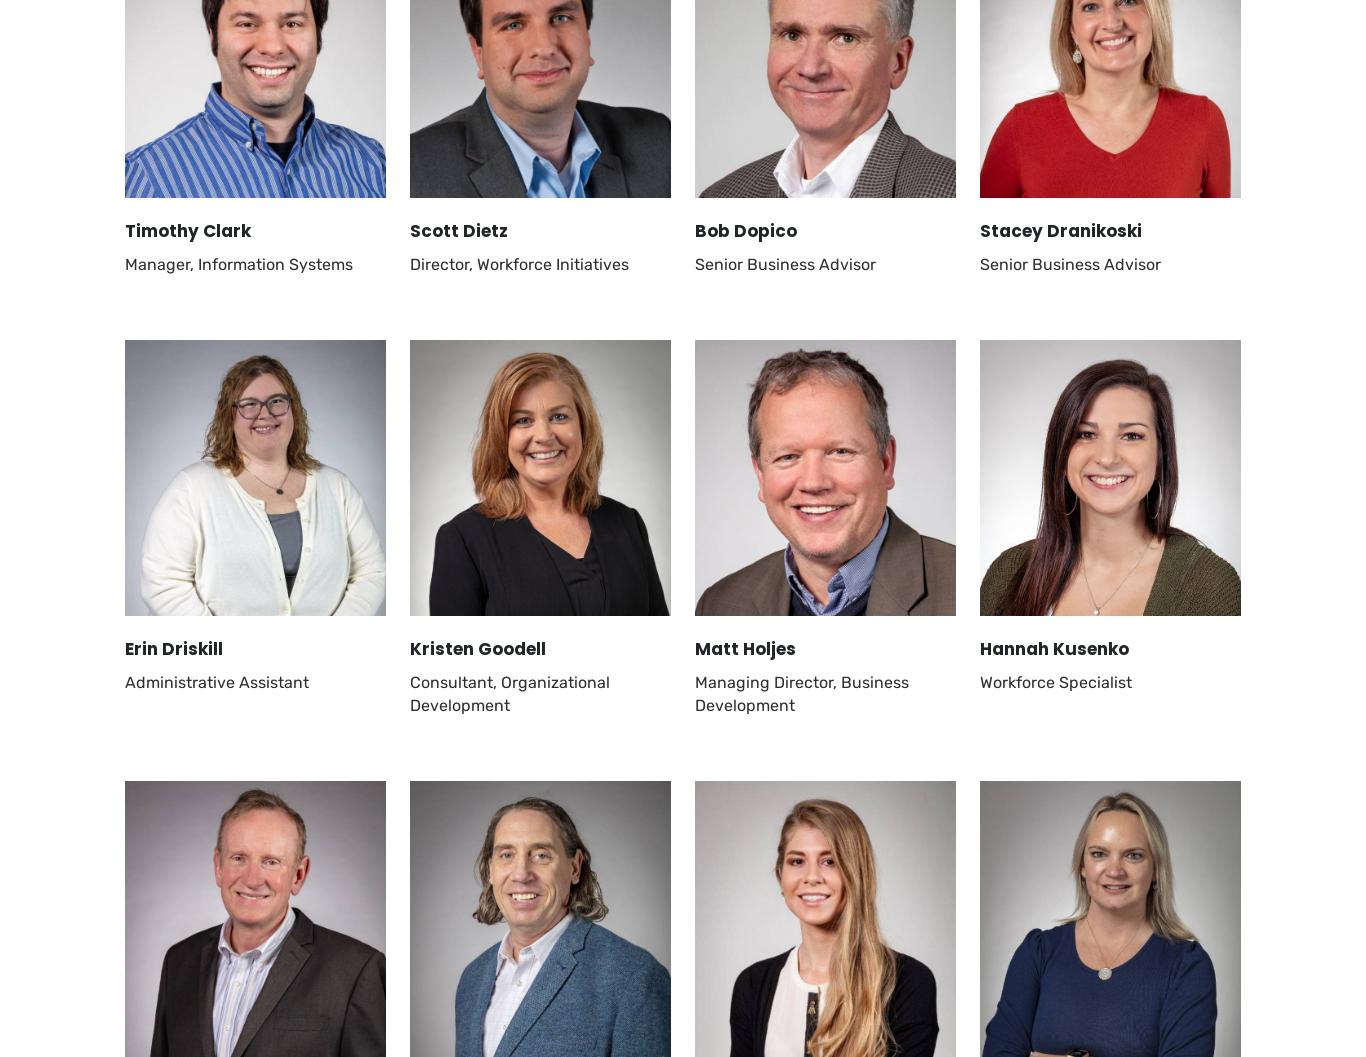 This screenshot has width=1366, height=1057. I want to click on '© 2023 Catalyst Connection', so click(123, 617).